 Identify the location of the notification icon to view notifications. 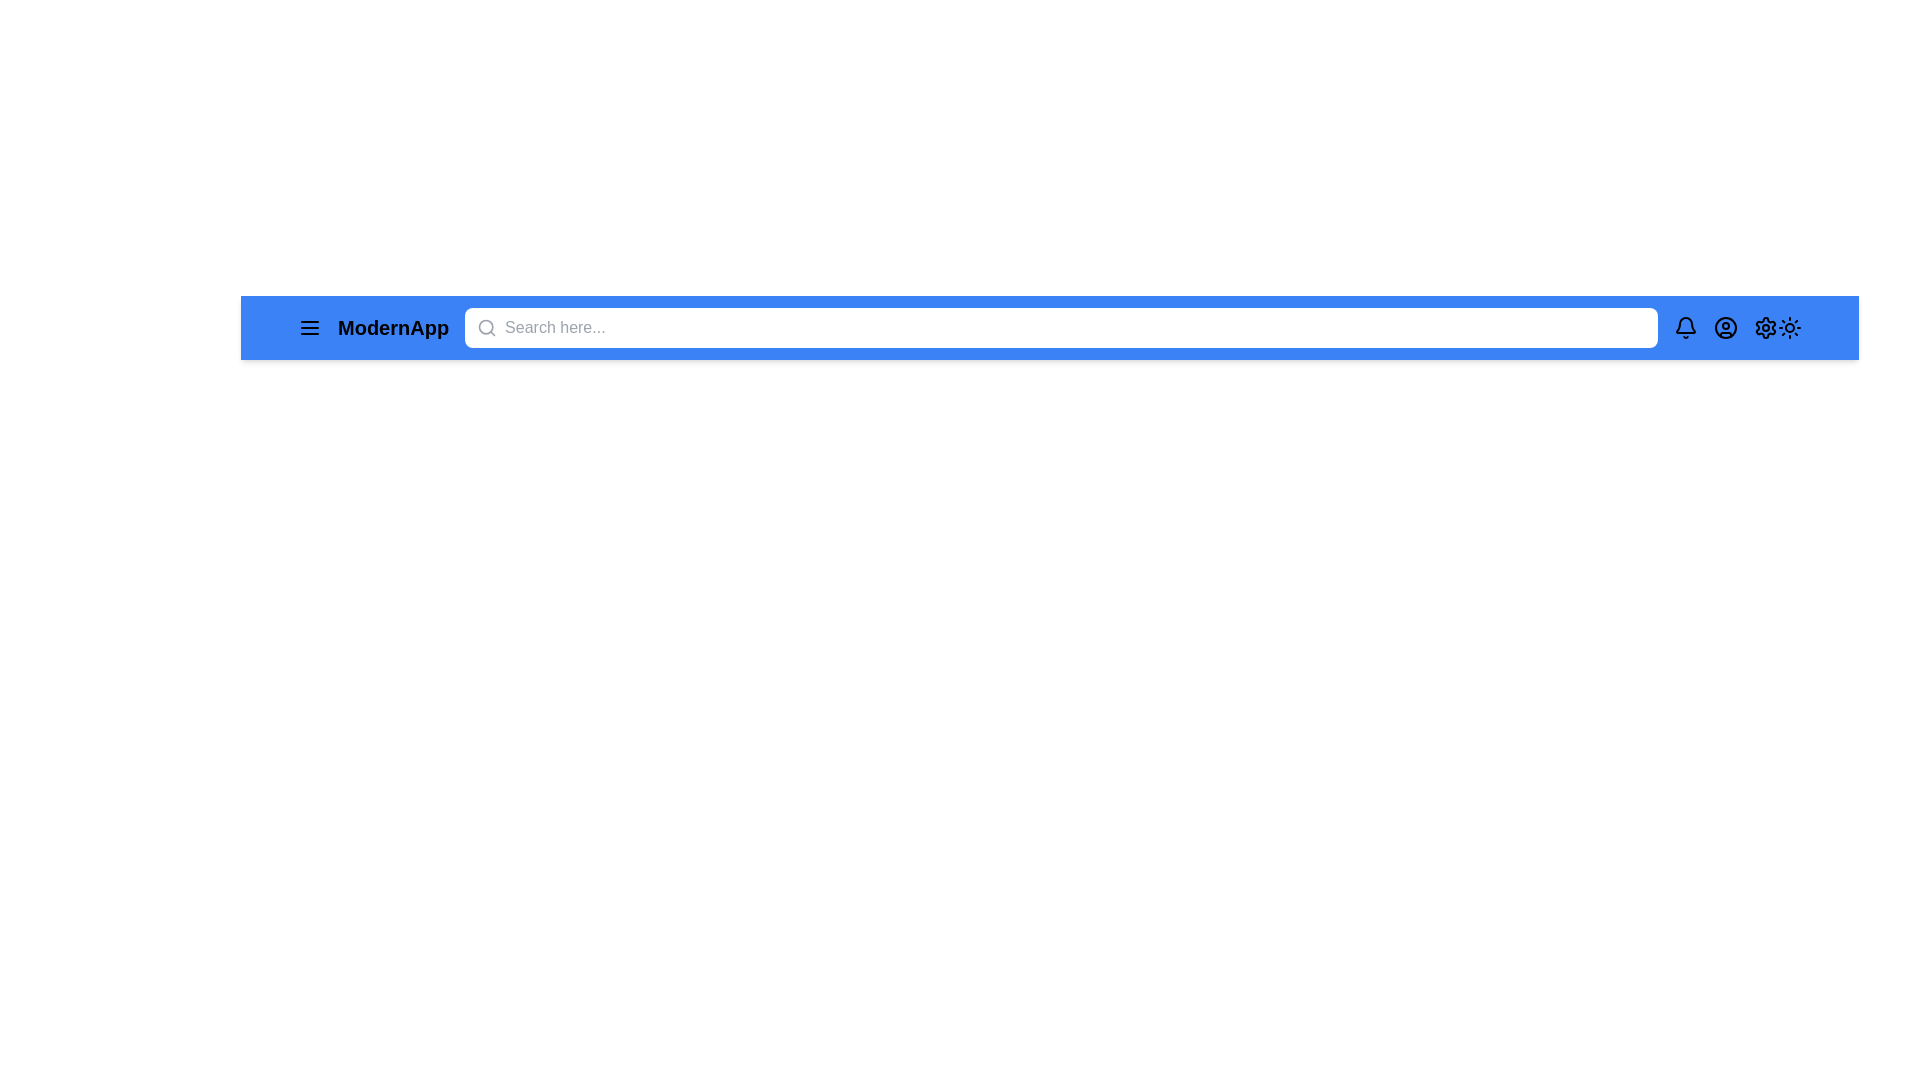
(1684, 326).